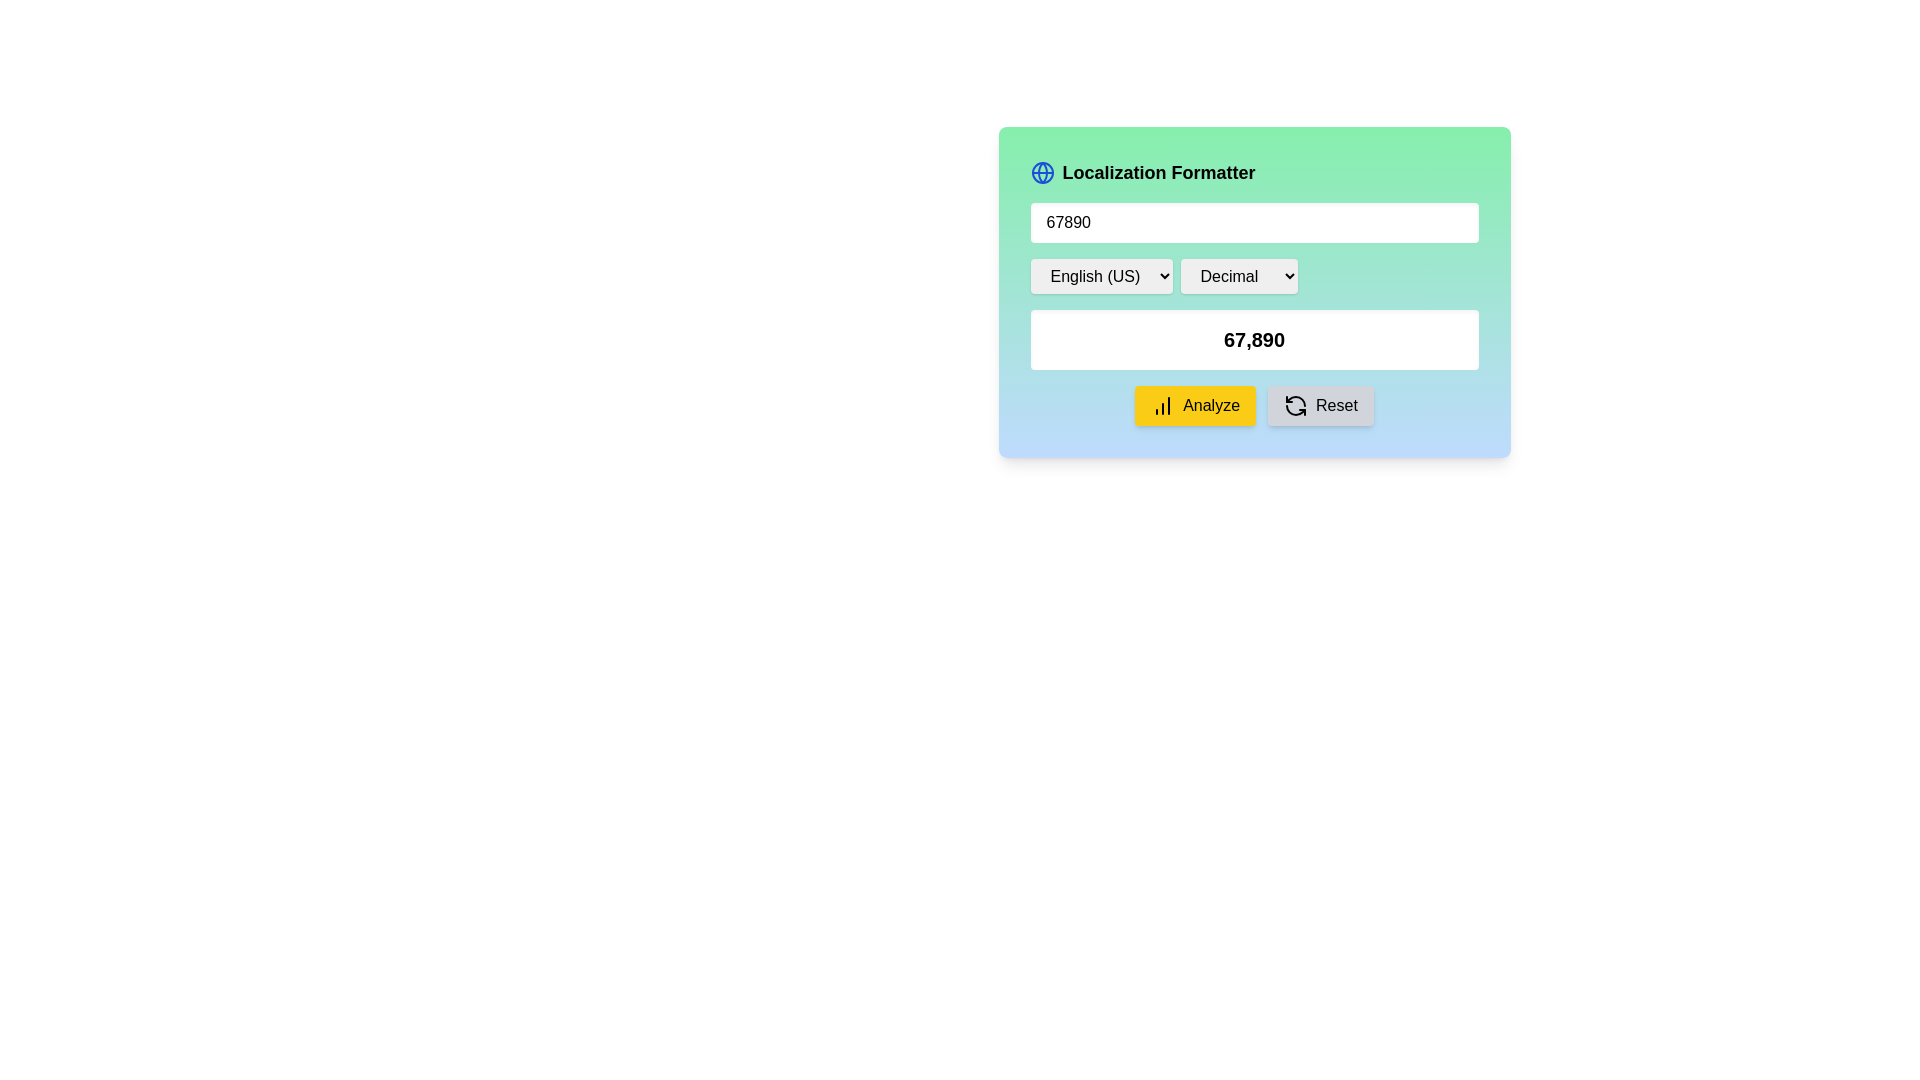 The width and height of the screenshot is (1920, 1080). I want to click on the 'Analyze' button, which is a rectangular button with a yellow background and a bar chart icon, so click(1195, 405).